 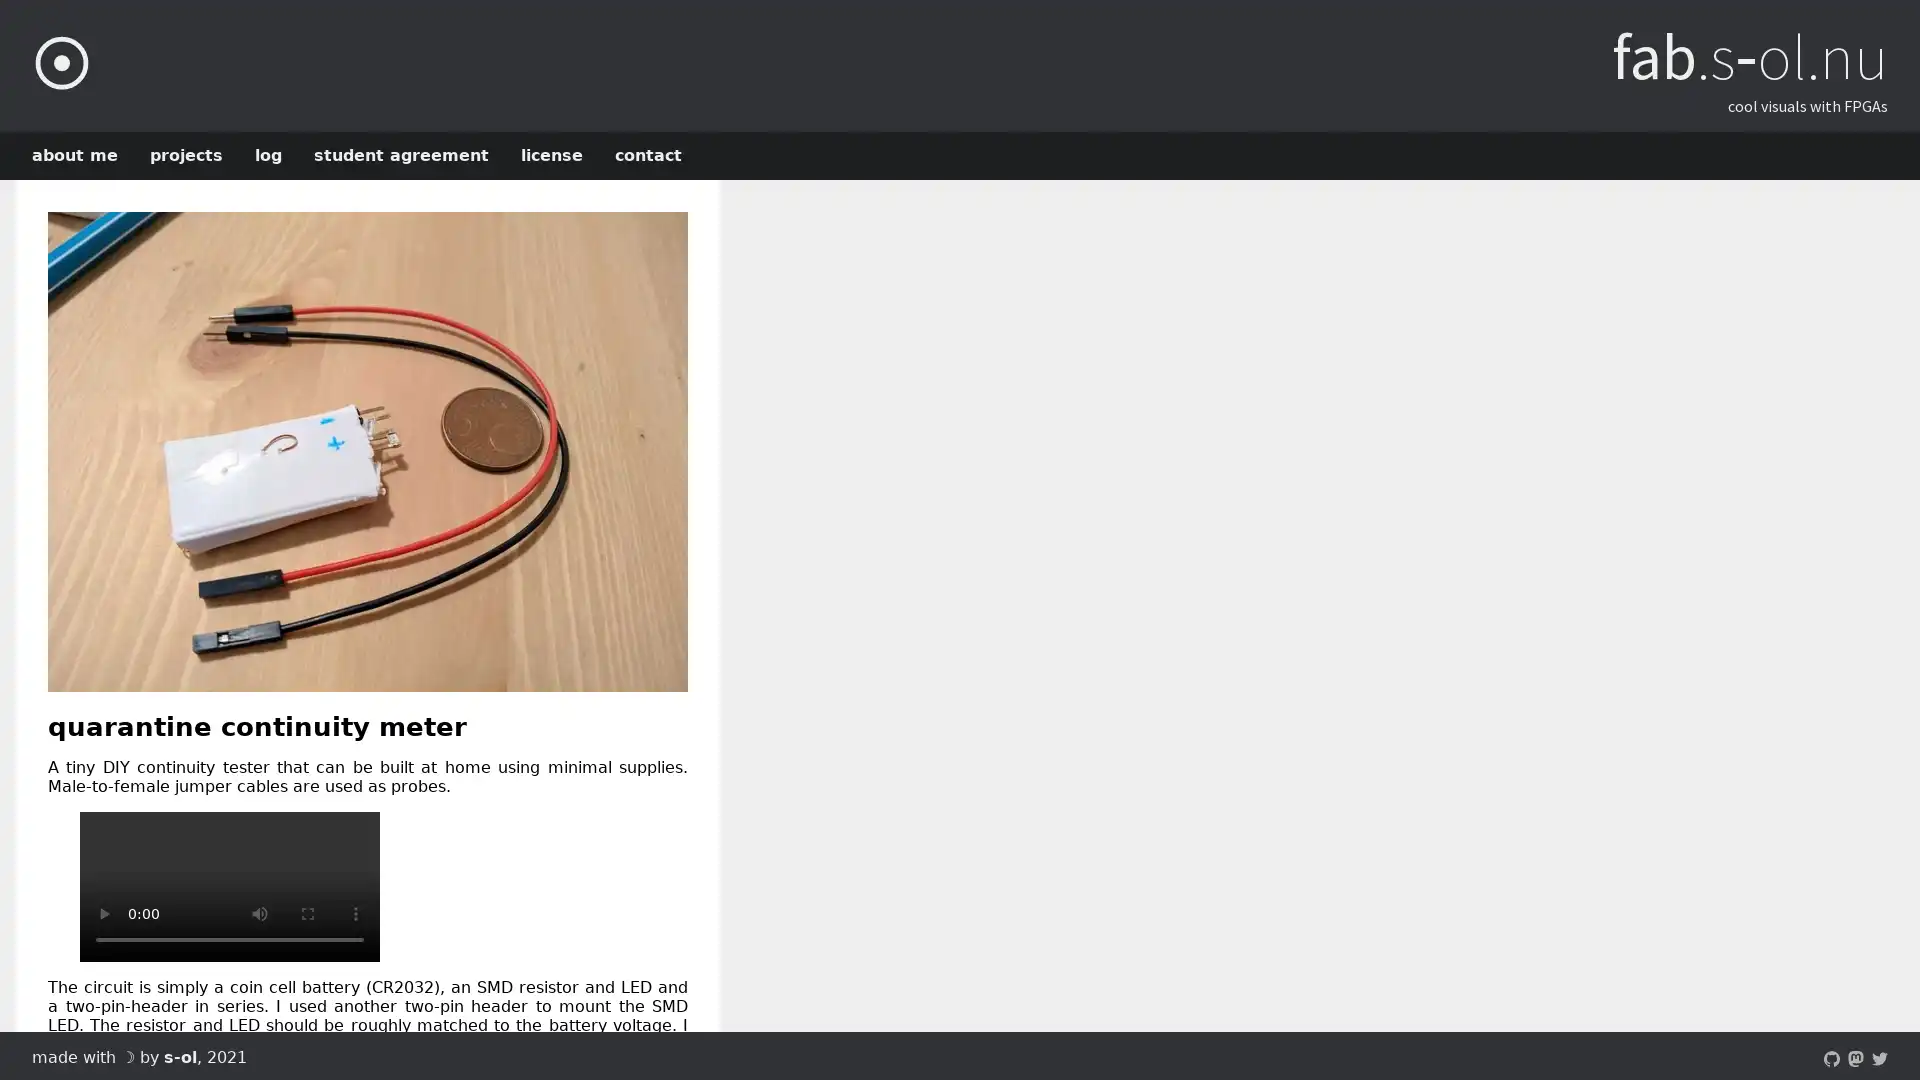 What do you see at coordinates (355, 914) in the screenshot?
I see `show more media controls` at bounding box center [355, 914].